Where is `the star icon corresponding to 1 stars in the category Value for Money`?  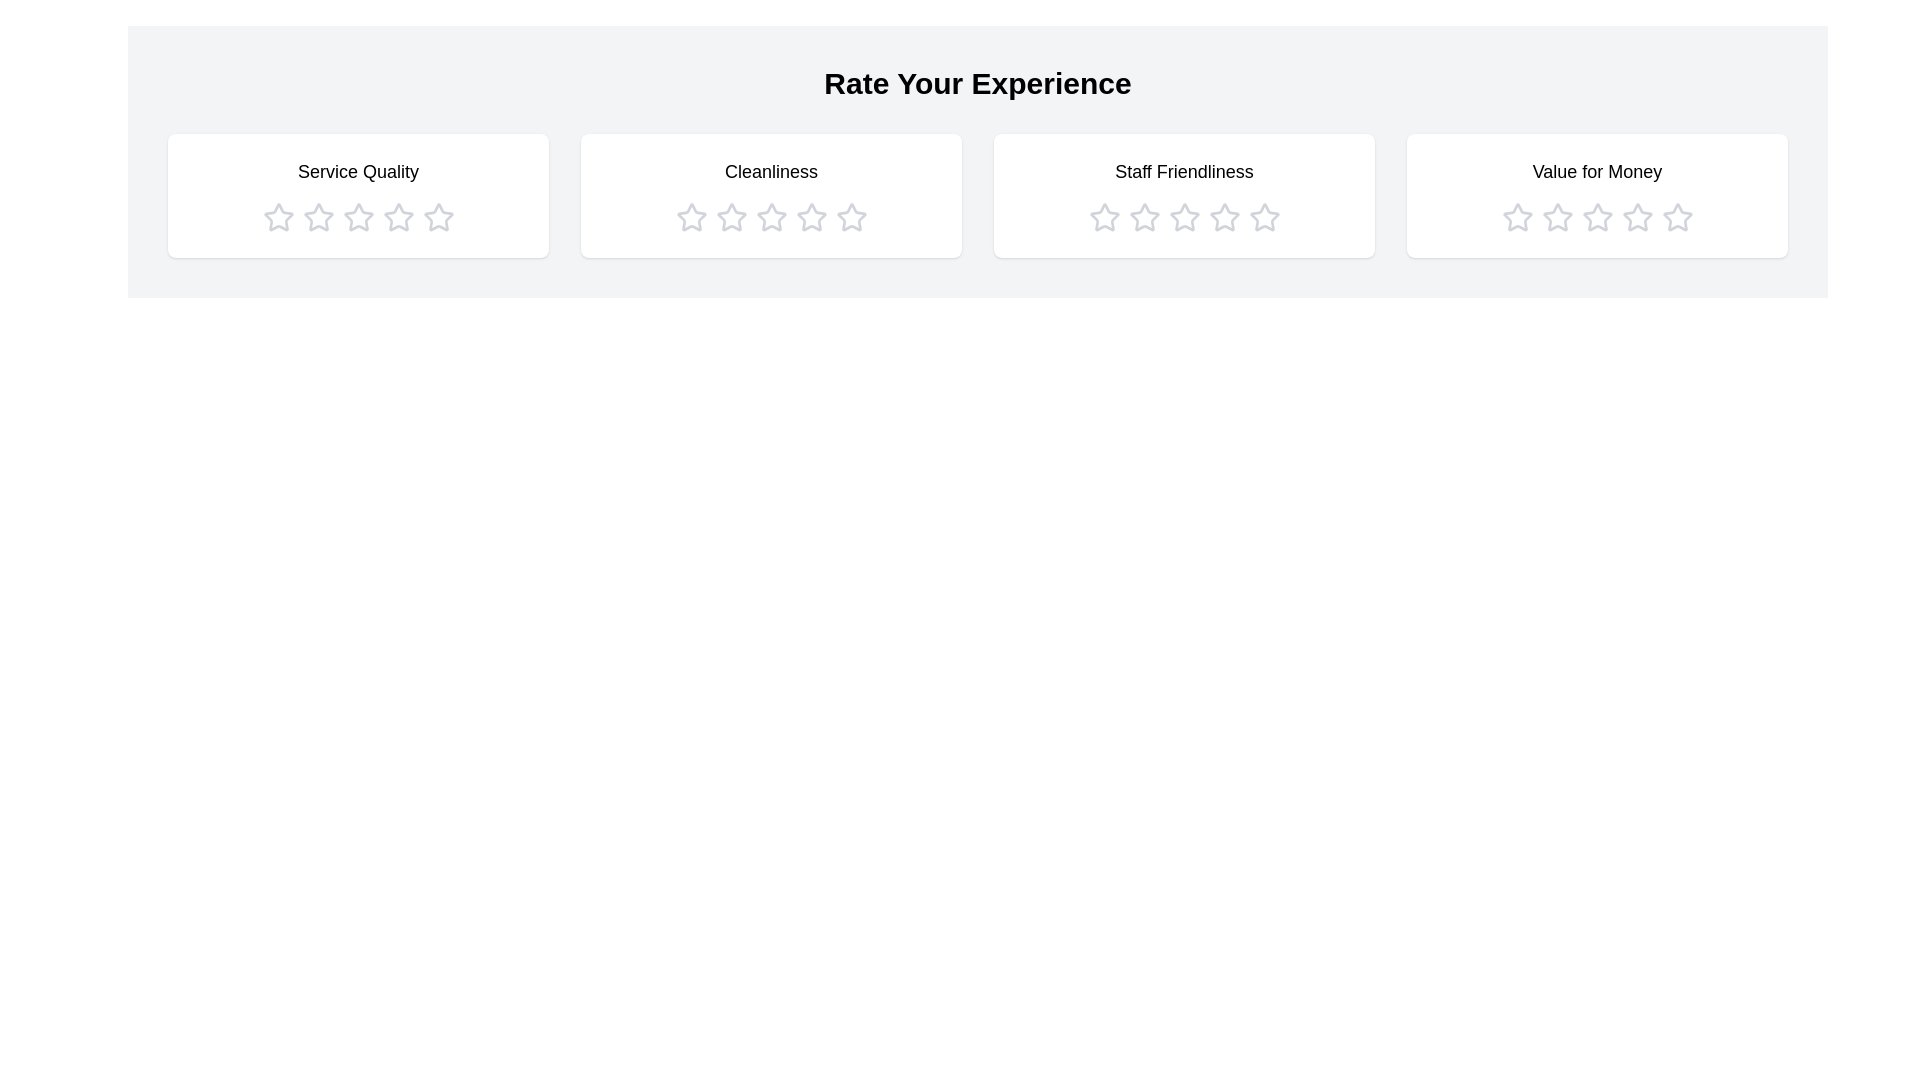 the star icon corresponding to 1 stars in the category Value for Money is located at coordinates (1517, 218).